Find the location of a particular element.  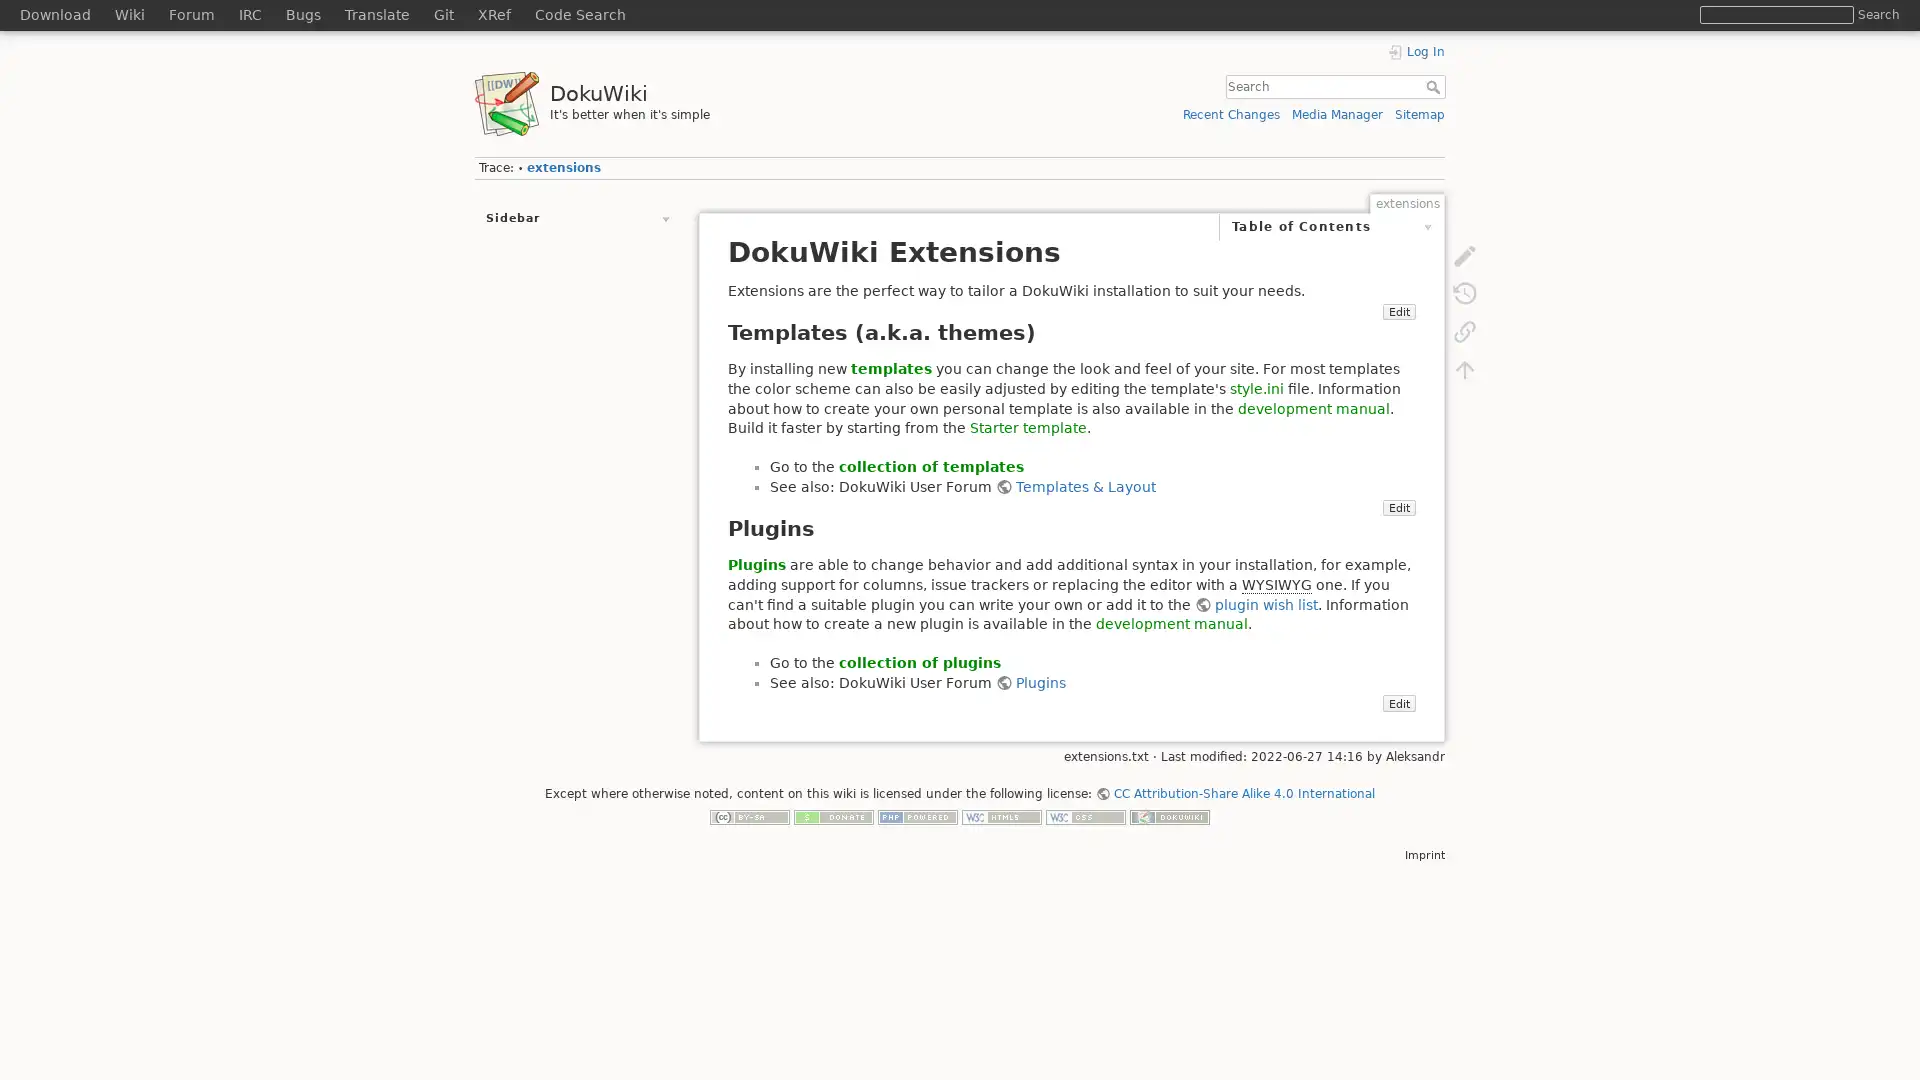

Edit is located at coordinates (1397, 526).